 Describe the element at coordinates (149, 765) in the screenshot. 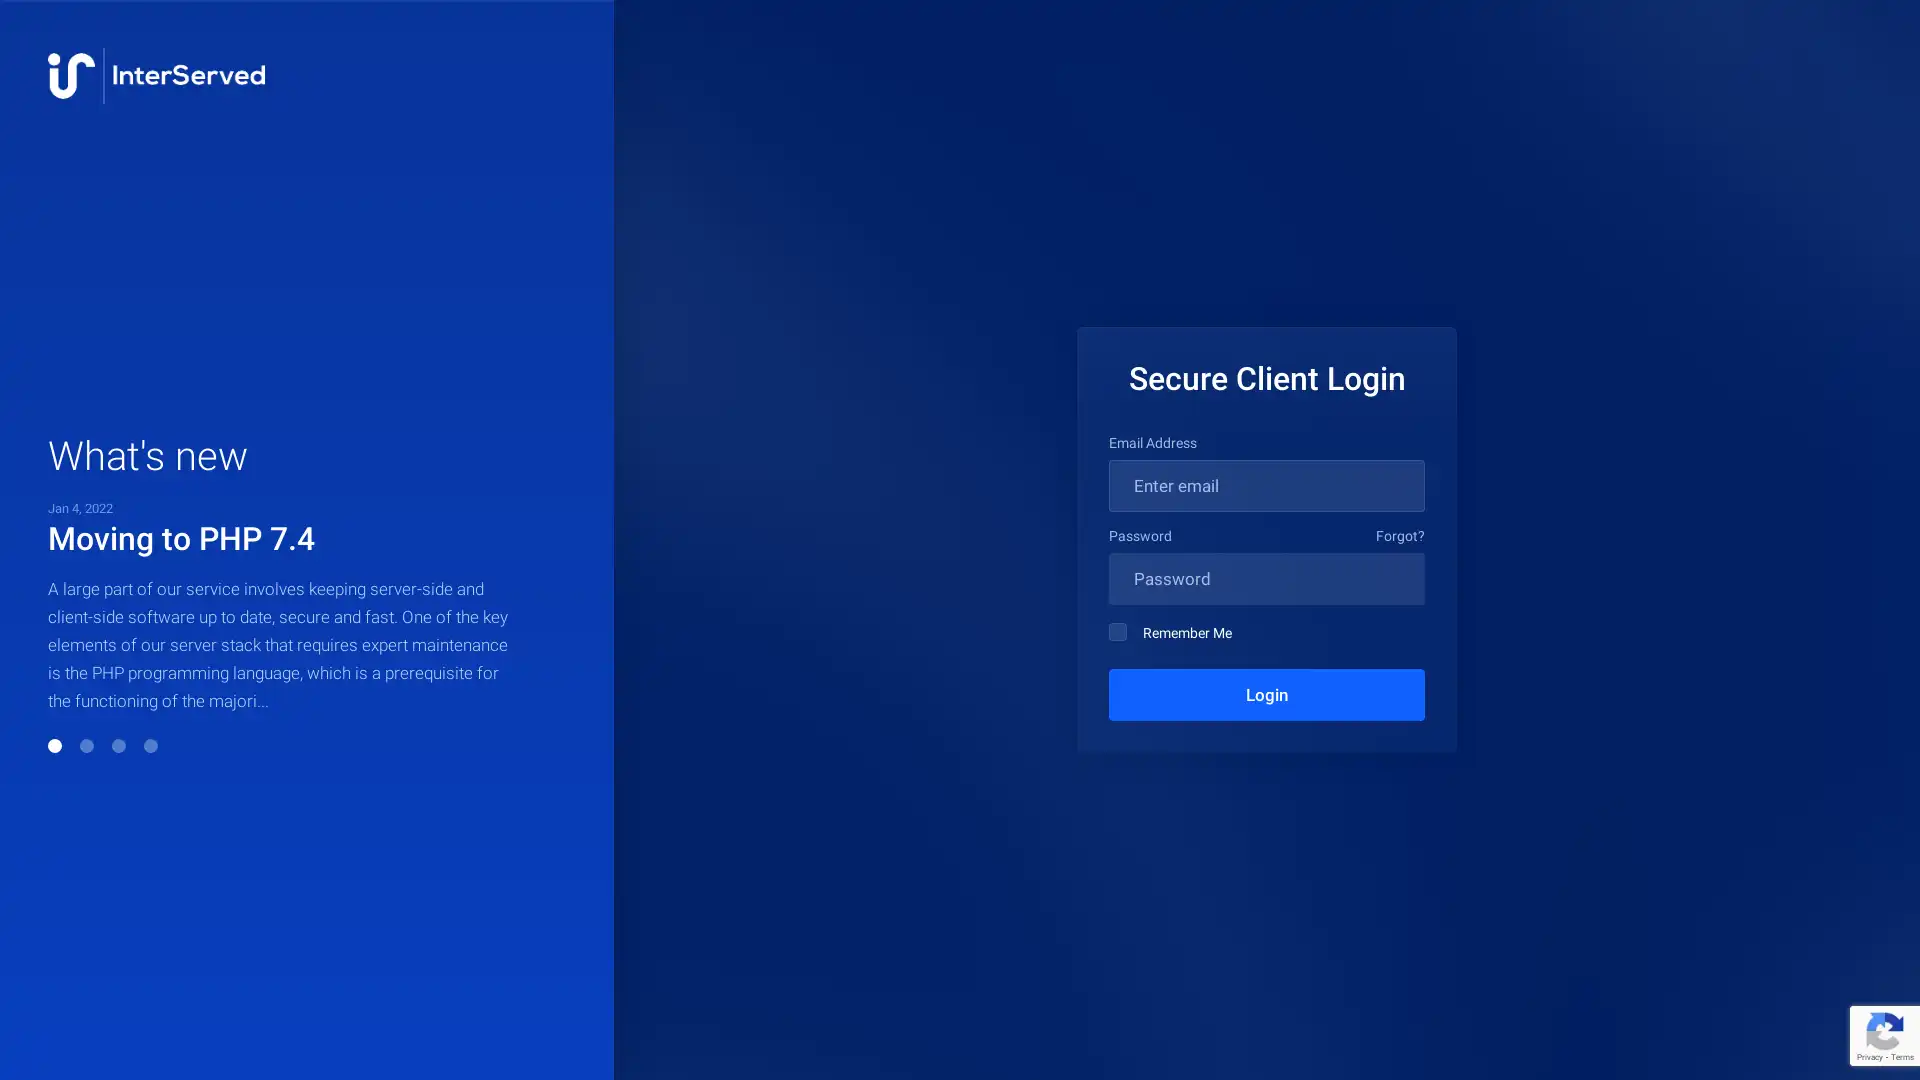

I see `Go to slide 4` at that location.